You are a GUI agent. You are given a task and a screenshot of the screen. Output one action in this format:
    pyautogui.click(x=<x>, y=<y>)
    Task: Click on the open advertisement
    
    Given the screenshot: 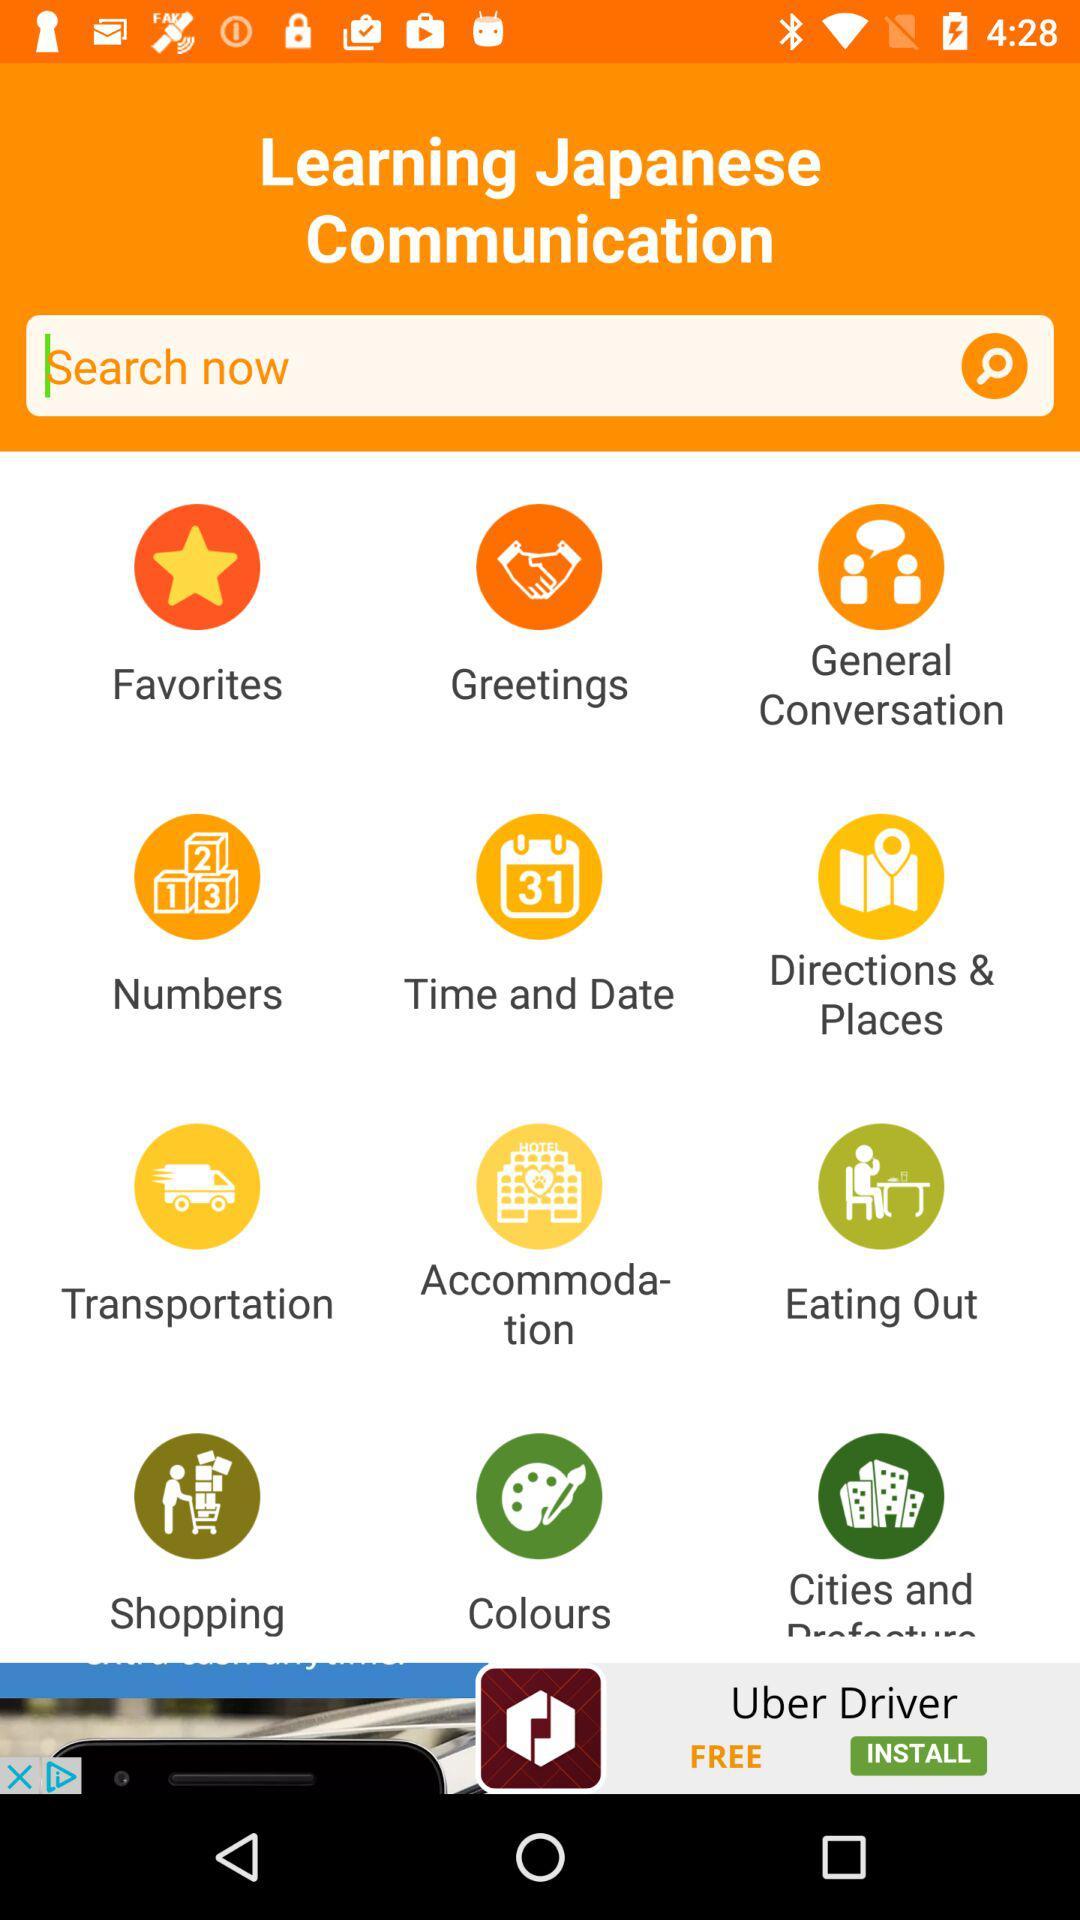 What is the action you would take?
    pyautogui.click(x=540, y=1727)
    